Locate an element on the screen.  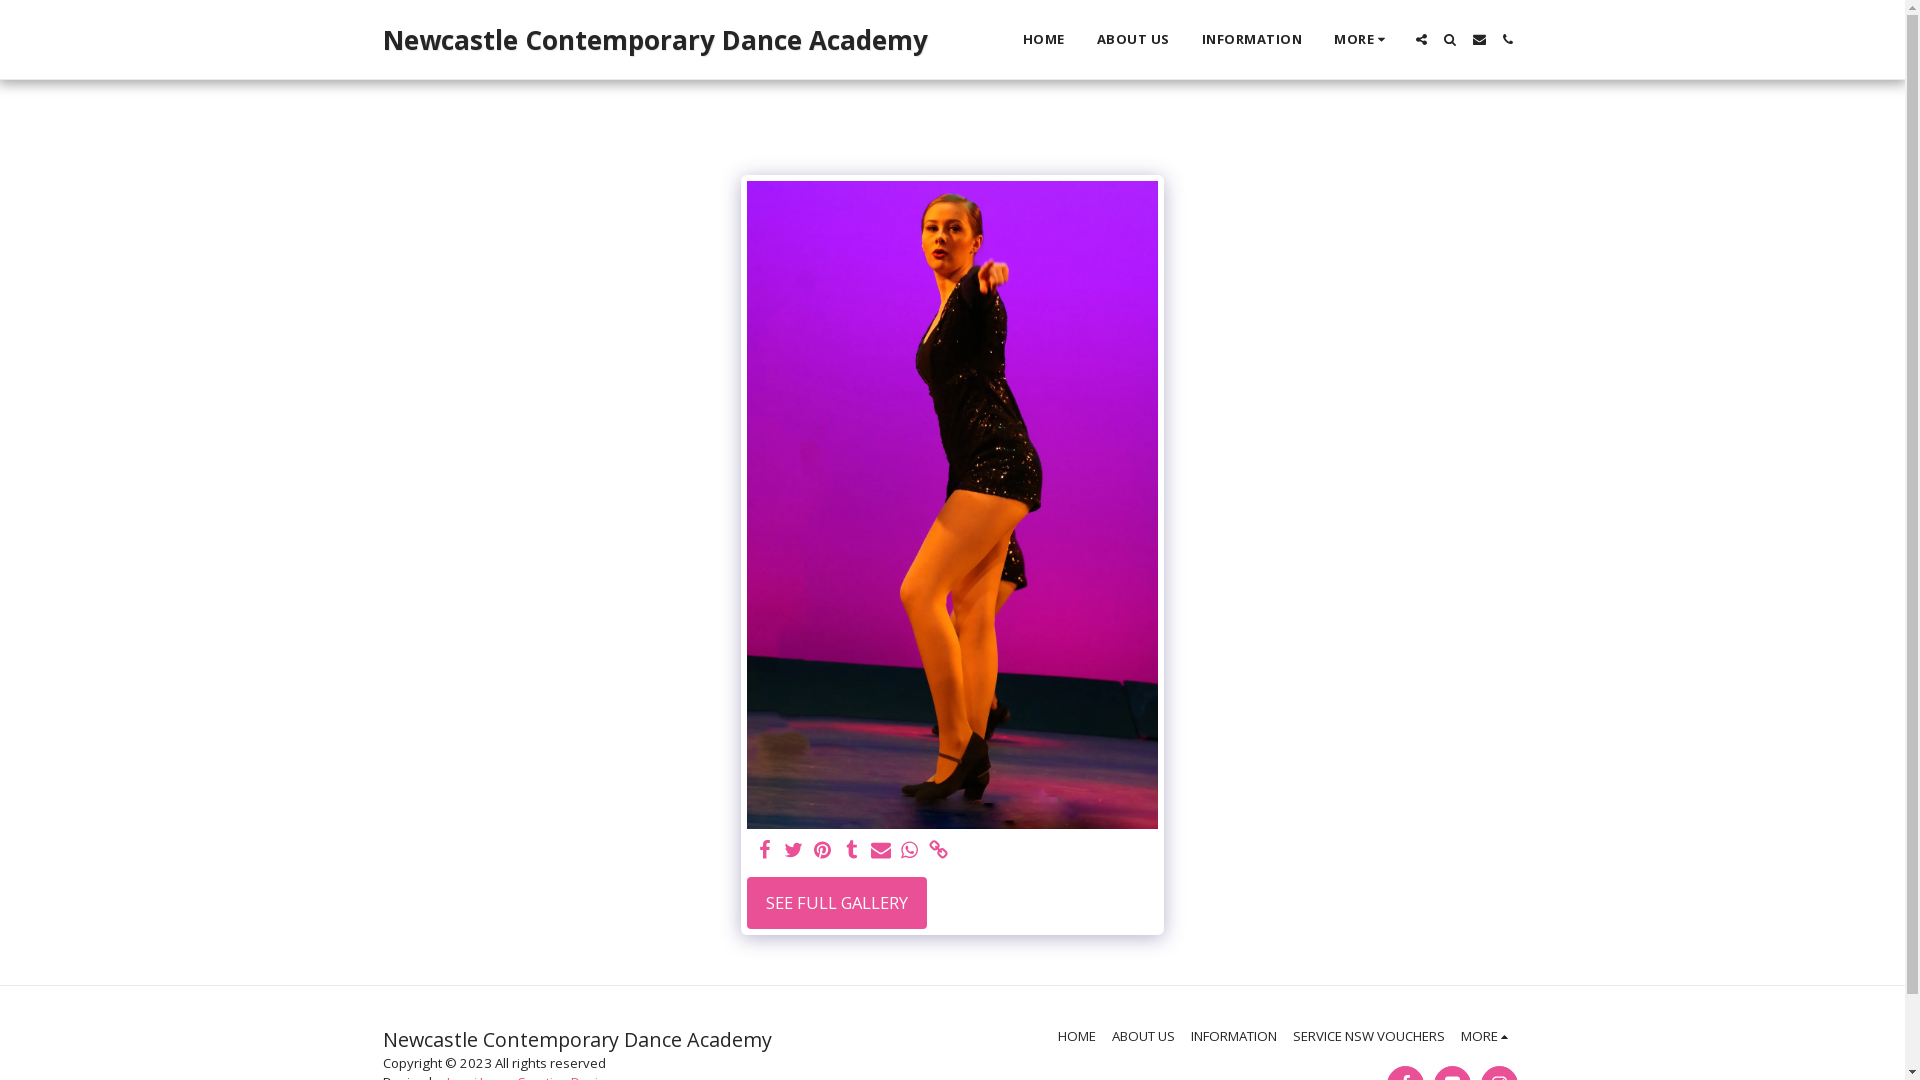
'ABOUT US' is located at coordinates (1143, 1035).